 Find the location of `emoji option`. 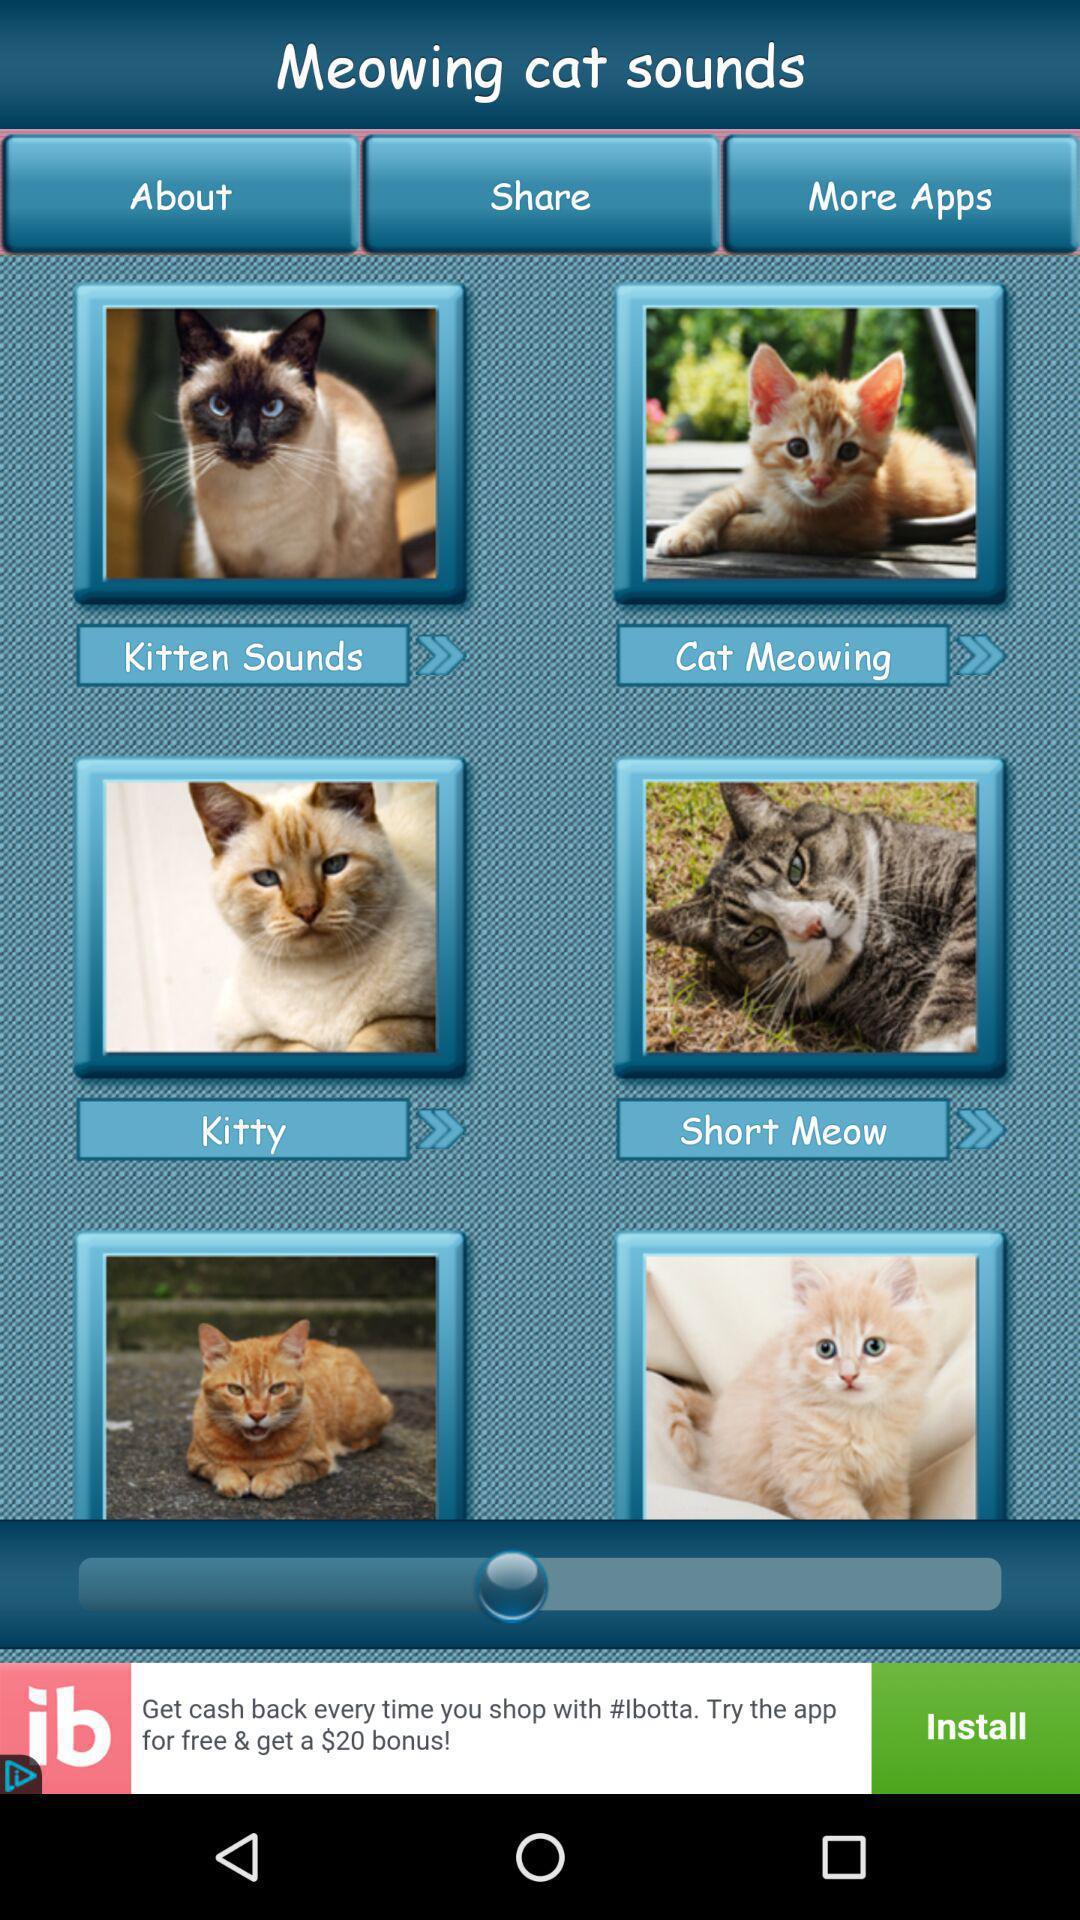

emoji option is located at coordinates (810, 917).